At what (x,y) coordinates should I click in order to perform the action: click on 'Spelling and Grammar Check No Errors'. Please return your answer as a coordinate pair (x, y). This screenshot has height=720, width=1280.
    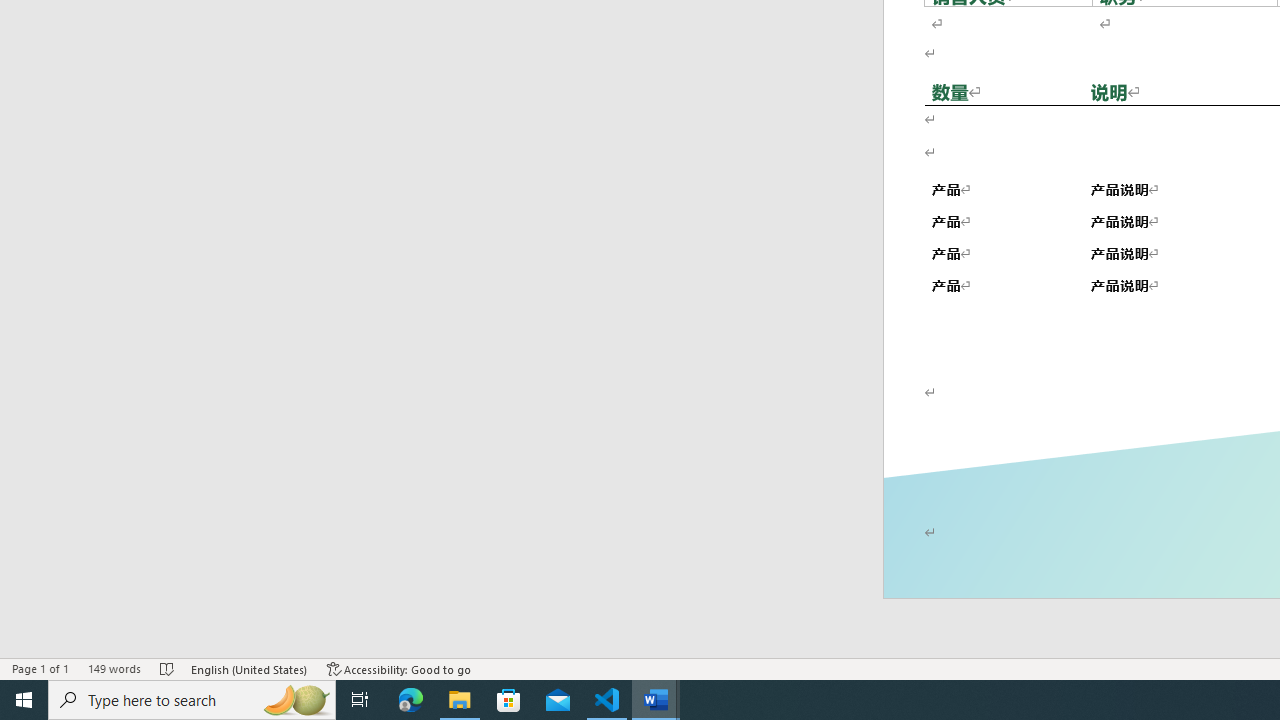
    Looking at the image, I should click on (168, 669).